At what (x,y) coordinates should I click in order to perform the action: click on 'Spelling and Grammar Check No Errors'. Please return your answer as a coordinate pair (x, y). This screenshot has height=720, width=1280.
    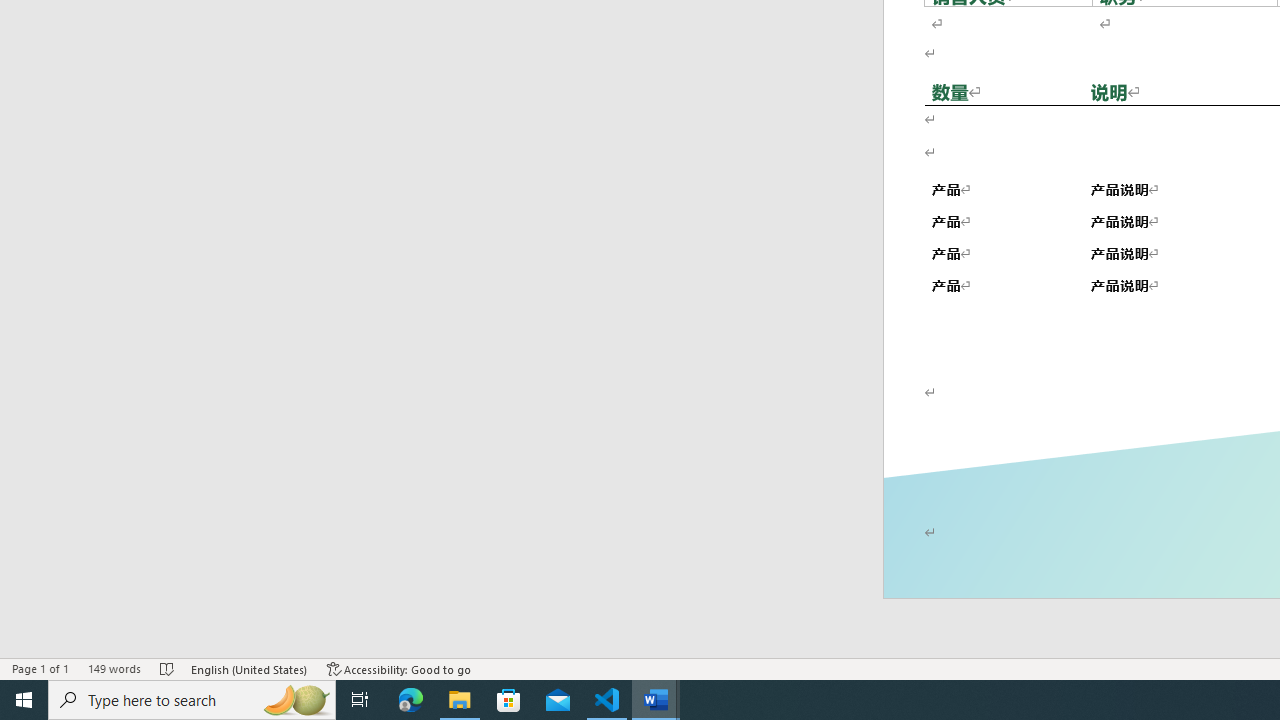
    Looking at the image, I should click on (168, 669).